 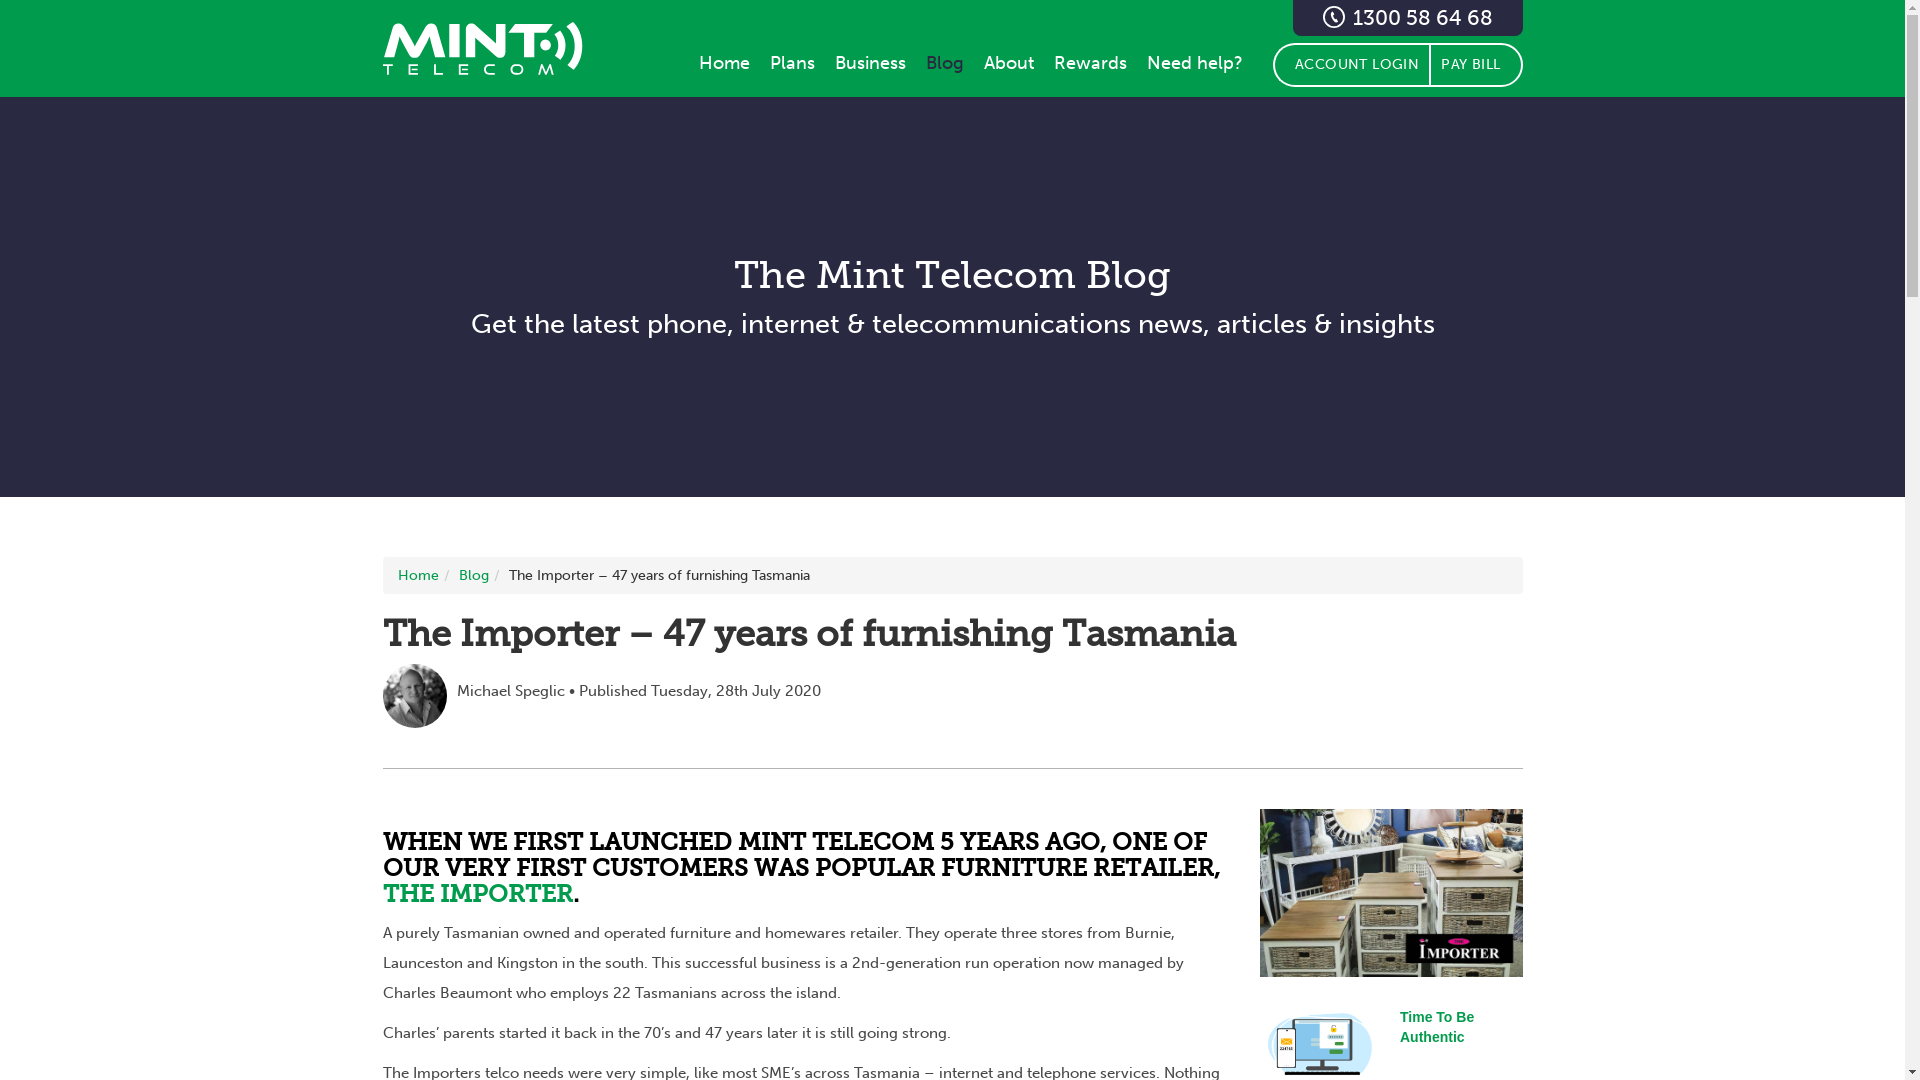 I want to click on 'Business', so click(x=870, y=61).